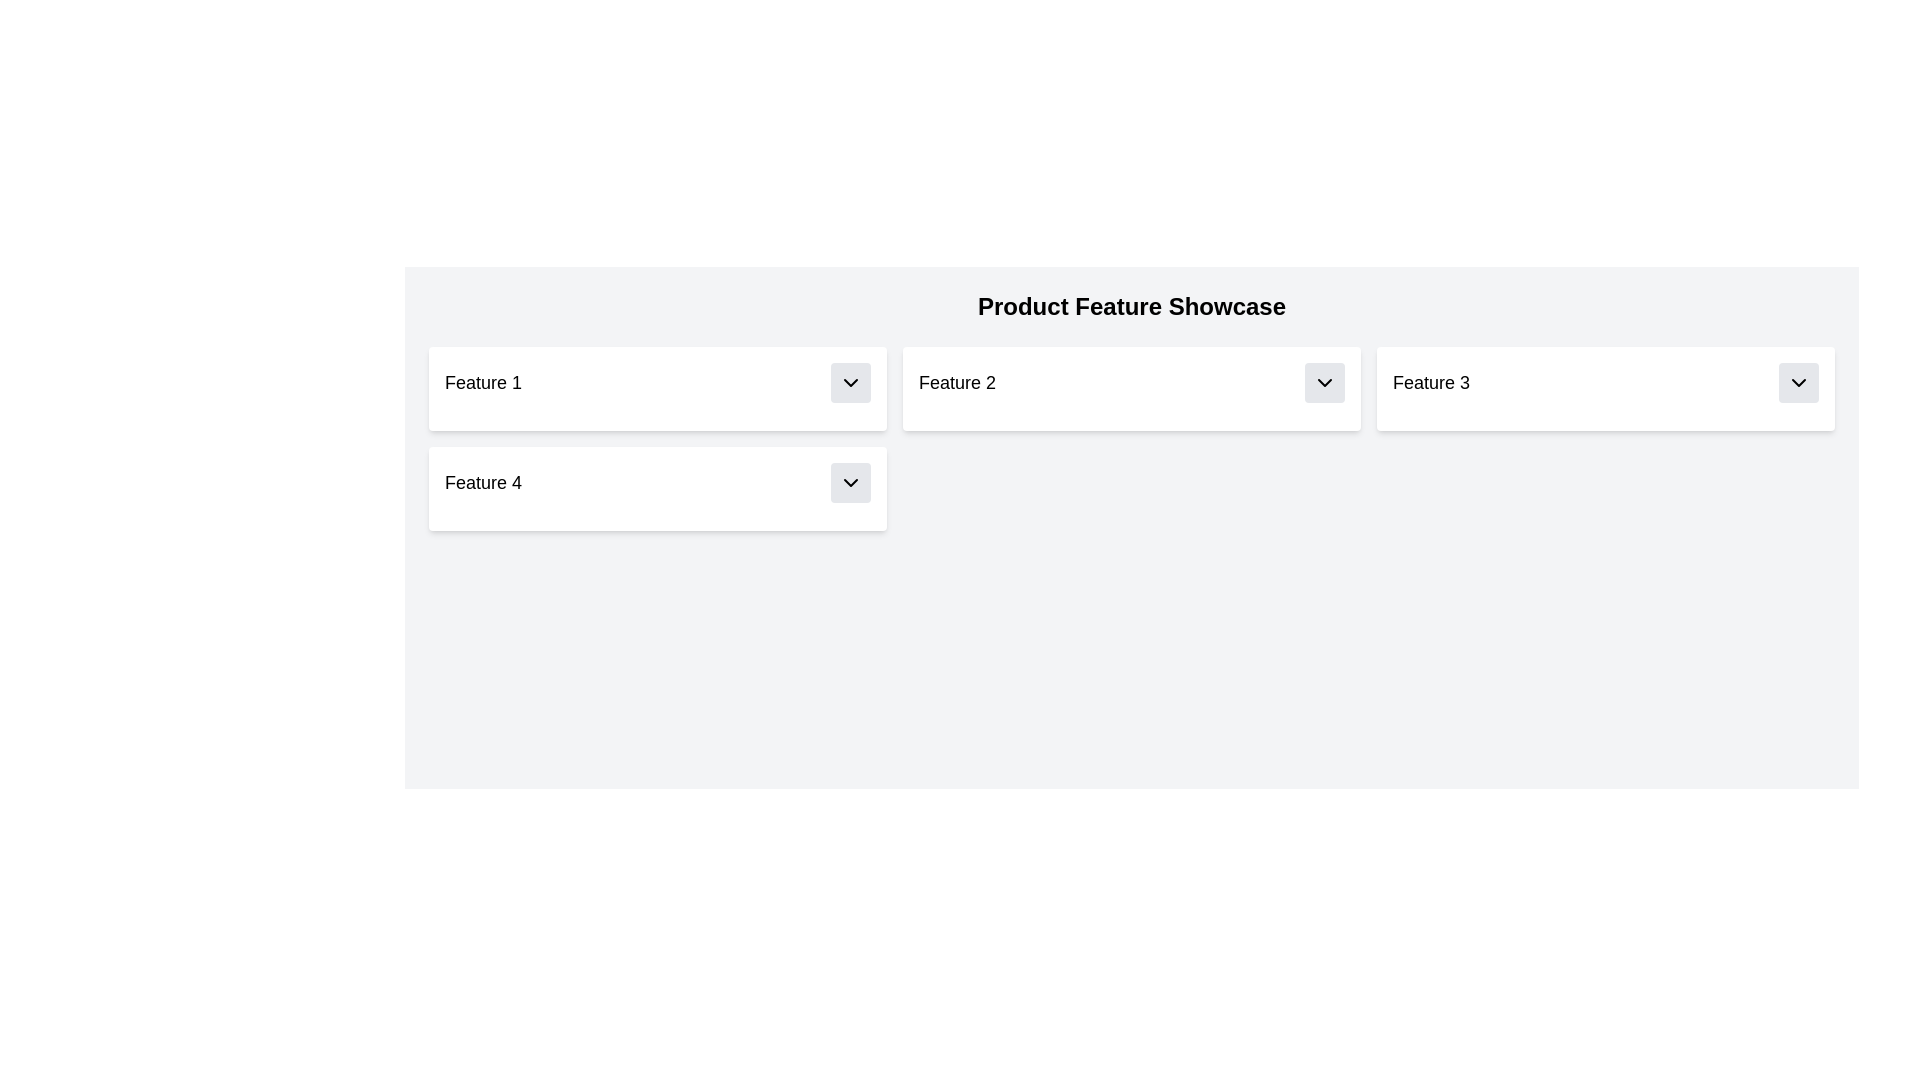 This screenshot has width=1920, height=1080. Describe the element at coordinates (956, 382) in the screenshot. I see `the text label displaying 'Feature 2', which is styled with bold text and medium-sized font, located in the second horizontal section of the interface` at that location.